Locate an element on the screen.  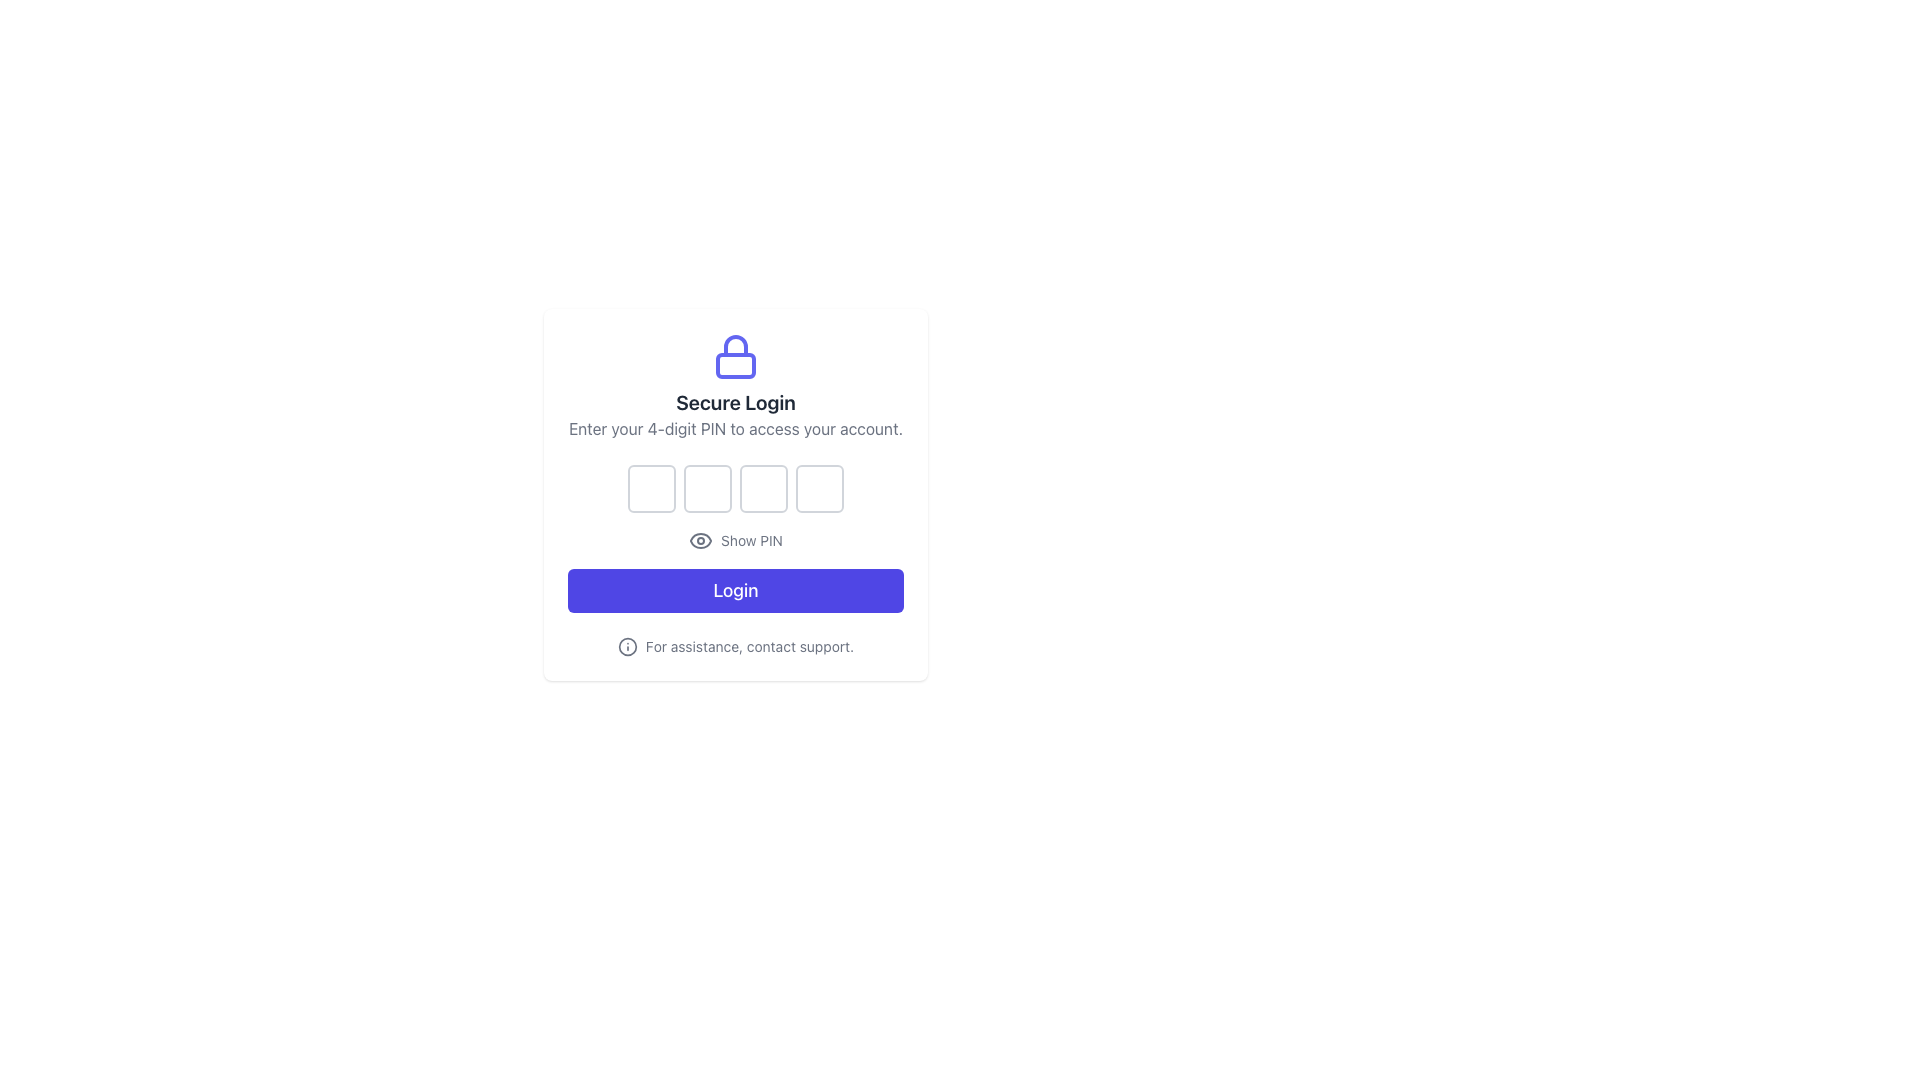
the eye-shaped toggle icon located to the left of the 'Show PIN' label is located at coordinates (701, 540).